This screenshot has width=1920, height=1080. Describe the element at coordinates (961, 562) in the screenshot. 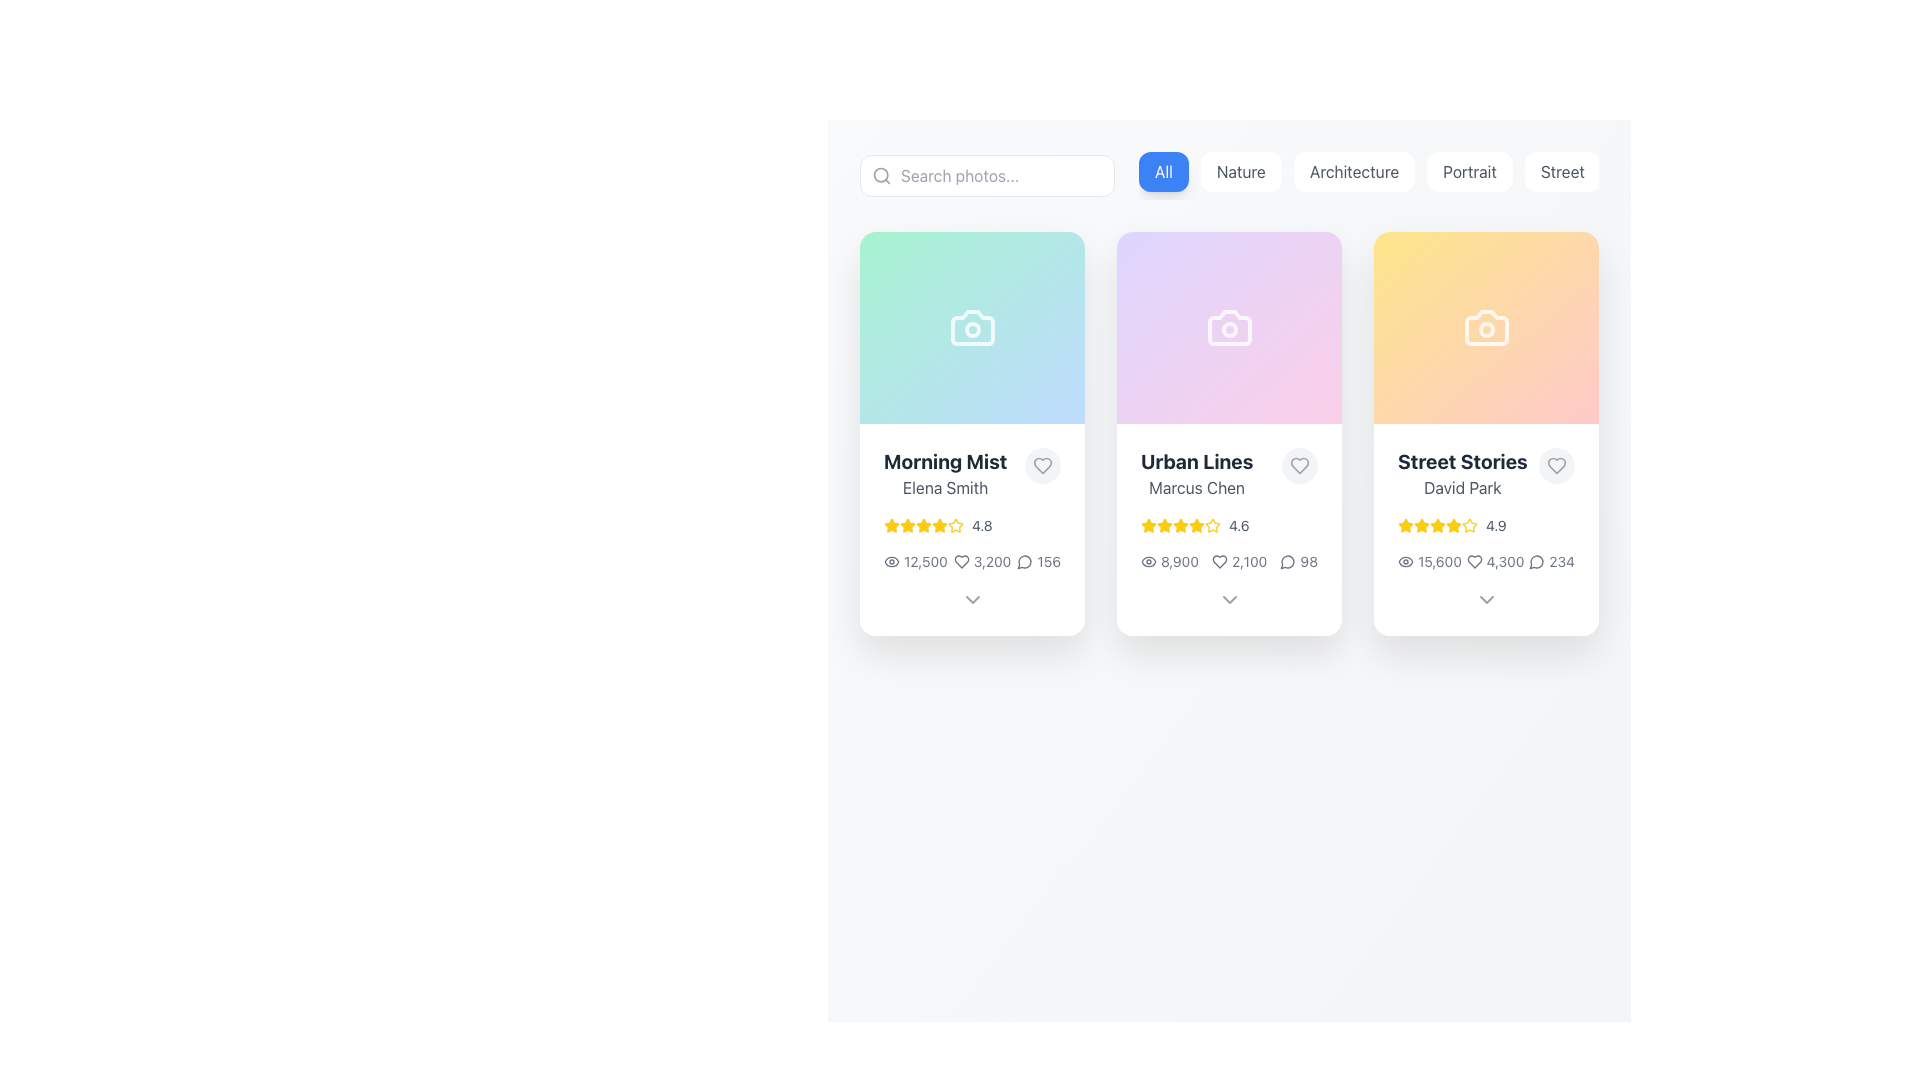

I see `the like icon located to the left of the numerical label '3,200' in the bottom section of the 'Morning Mist' card` at that location.